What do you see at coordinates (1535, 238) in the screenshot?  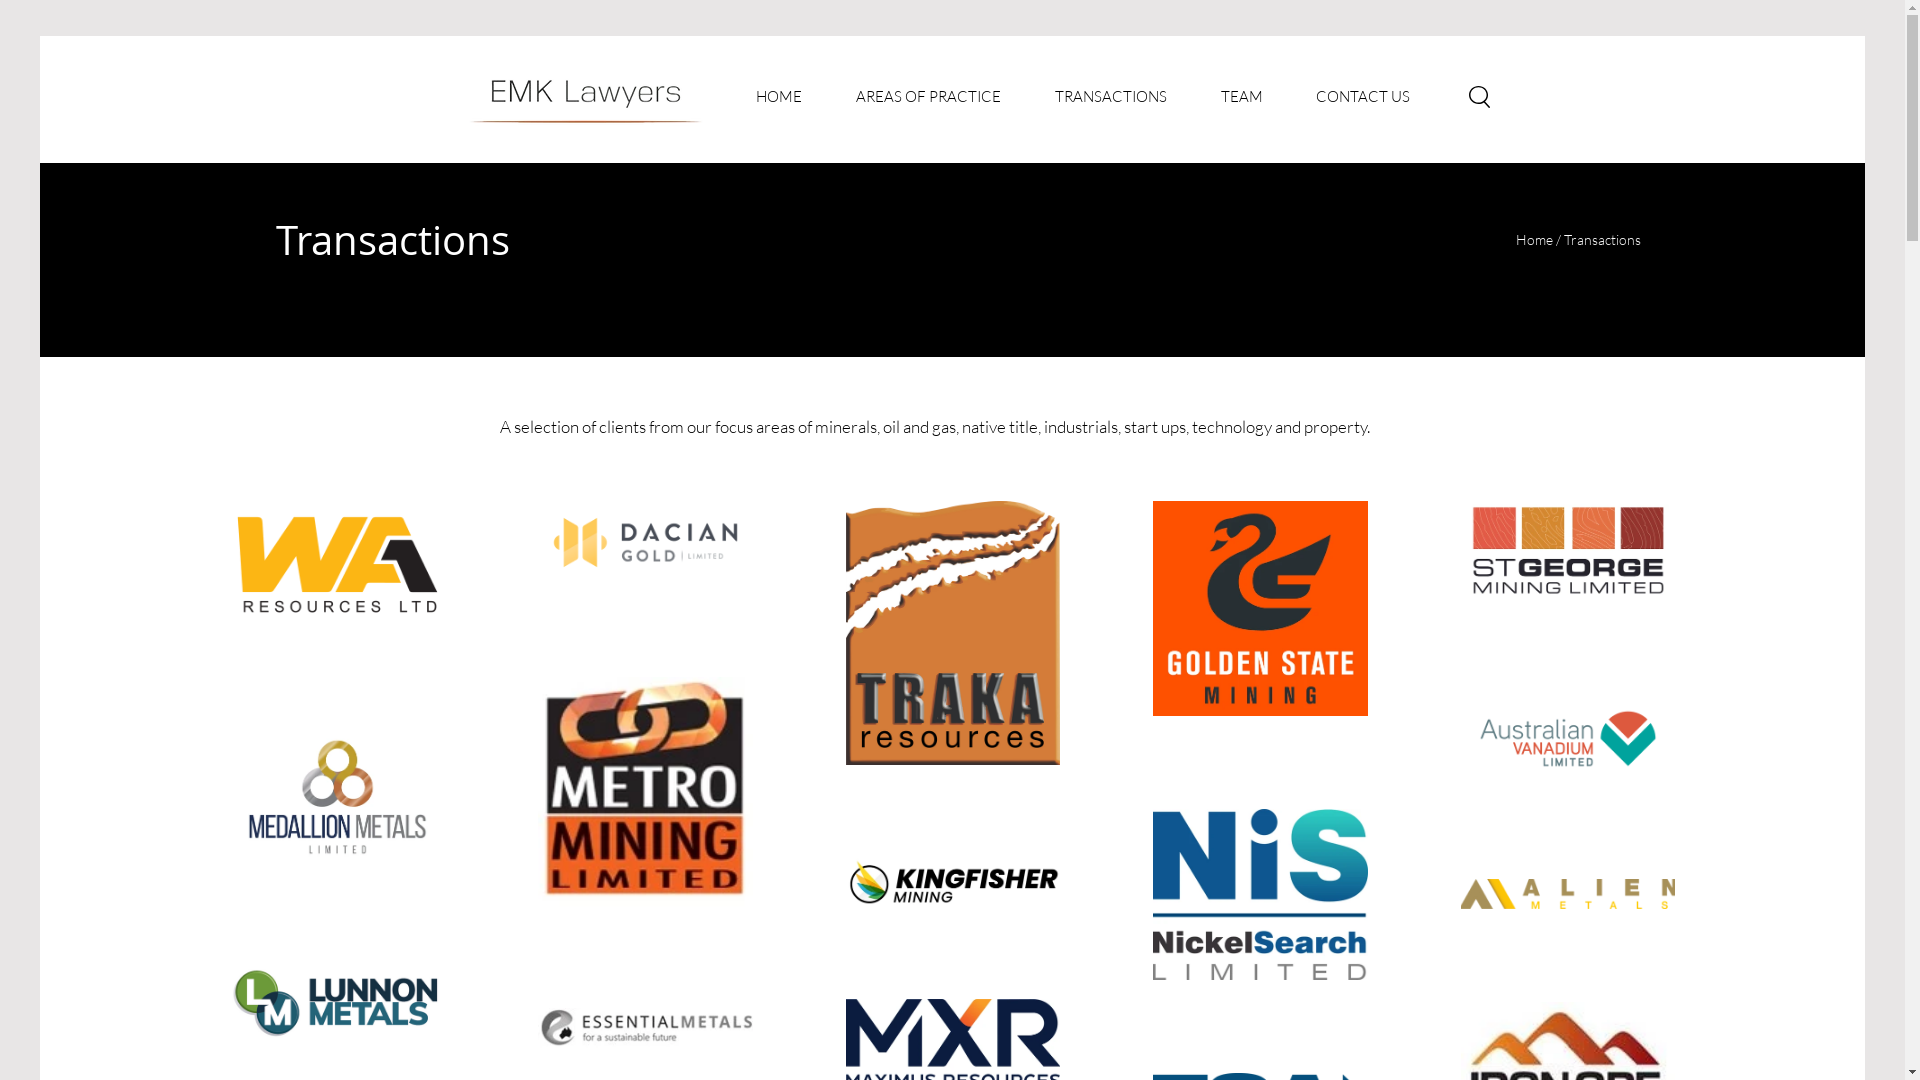 I see `'Home '` at bounding box center [1535, 238].